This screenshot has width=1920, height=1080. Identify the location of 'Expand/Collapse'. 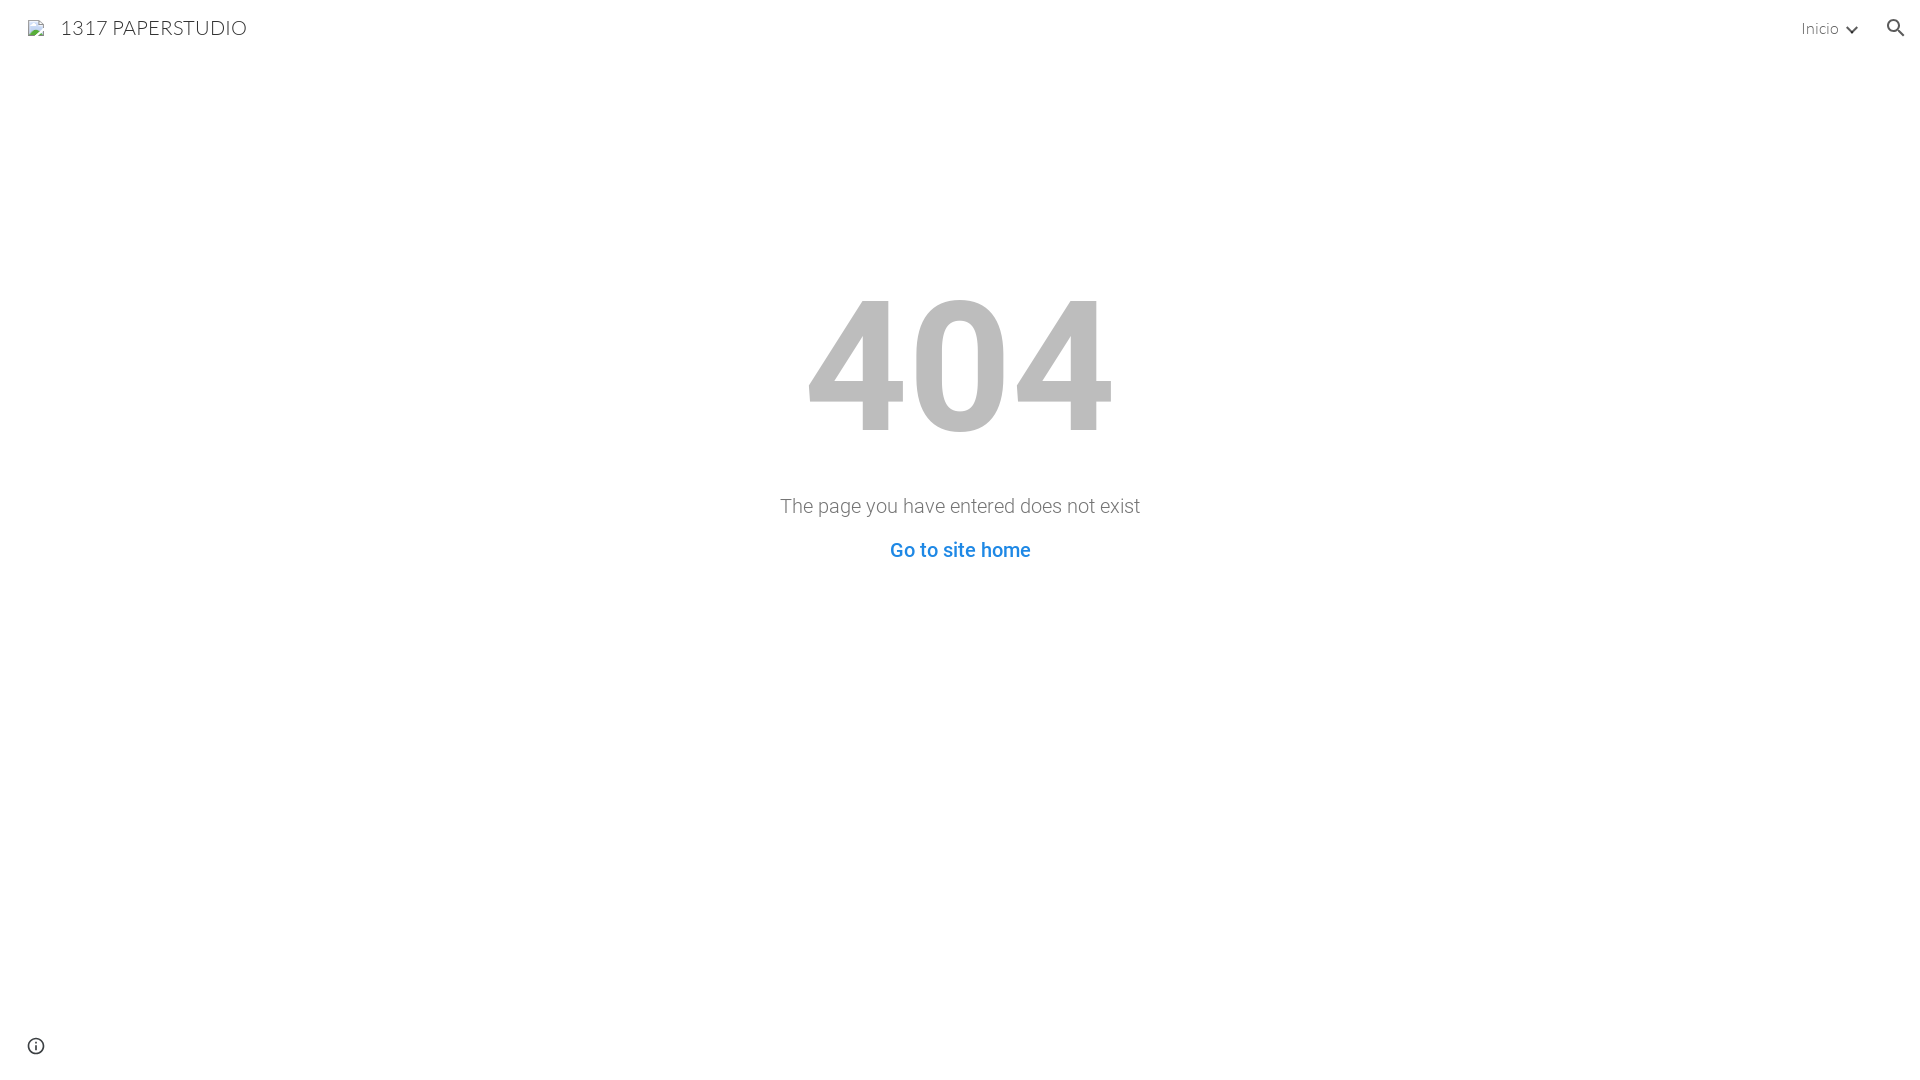
(1850, 27).